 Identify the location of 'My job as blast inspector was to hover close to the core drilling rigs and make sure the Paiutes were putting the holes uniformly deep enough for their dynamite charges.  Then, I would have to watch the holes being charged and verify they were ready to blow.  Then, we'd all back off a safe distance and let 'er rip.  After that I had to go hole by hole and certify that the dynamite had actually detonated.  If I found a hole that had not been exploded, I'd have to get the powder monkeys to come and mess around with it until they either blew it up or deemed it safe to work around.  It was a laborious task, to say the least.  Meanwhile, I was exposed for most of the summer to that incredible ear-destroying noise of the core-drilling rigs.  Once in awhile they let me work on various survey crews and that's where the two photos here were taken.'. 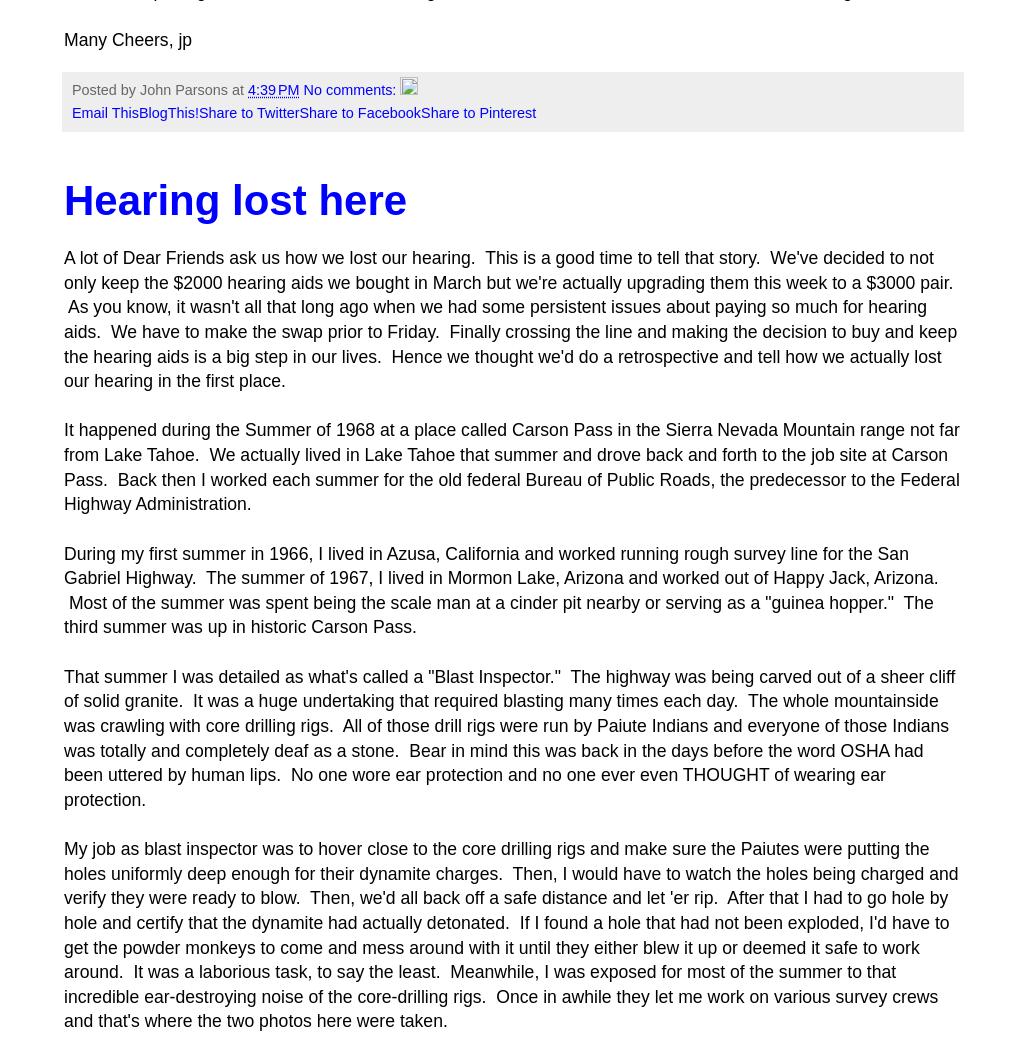
(510, 934).